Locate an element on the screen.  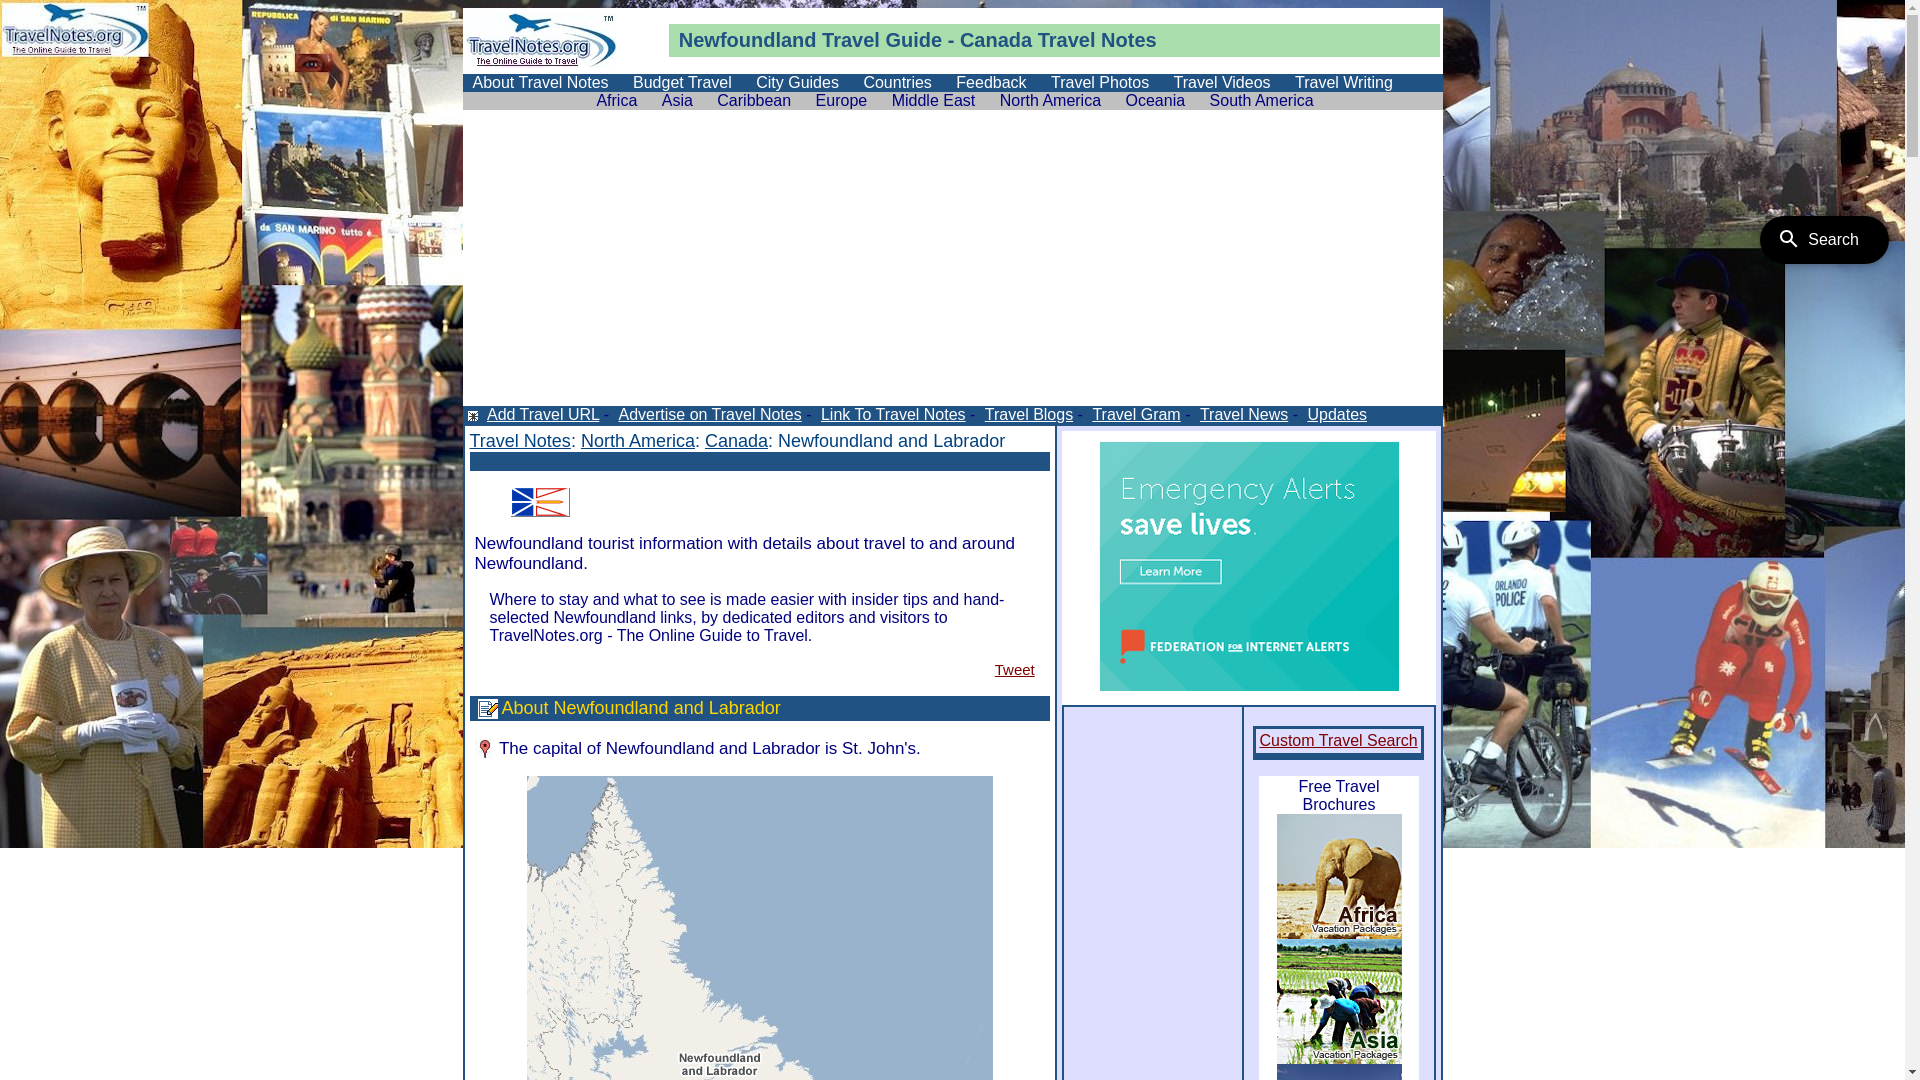
'Travel Photos' is located at coordinates (1098, 81).